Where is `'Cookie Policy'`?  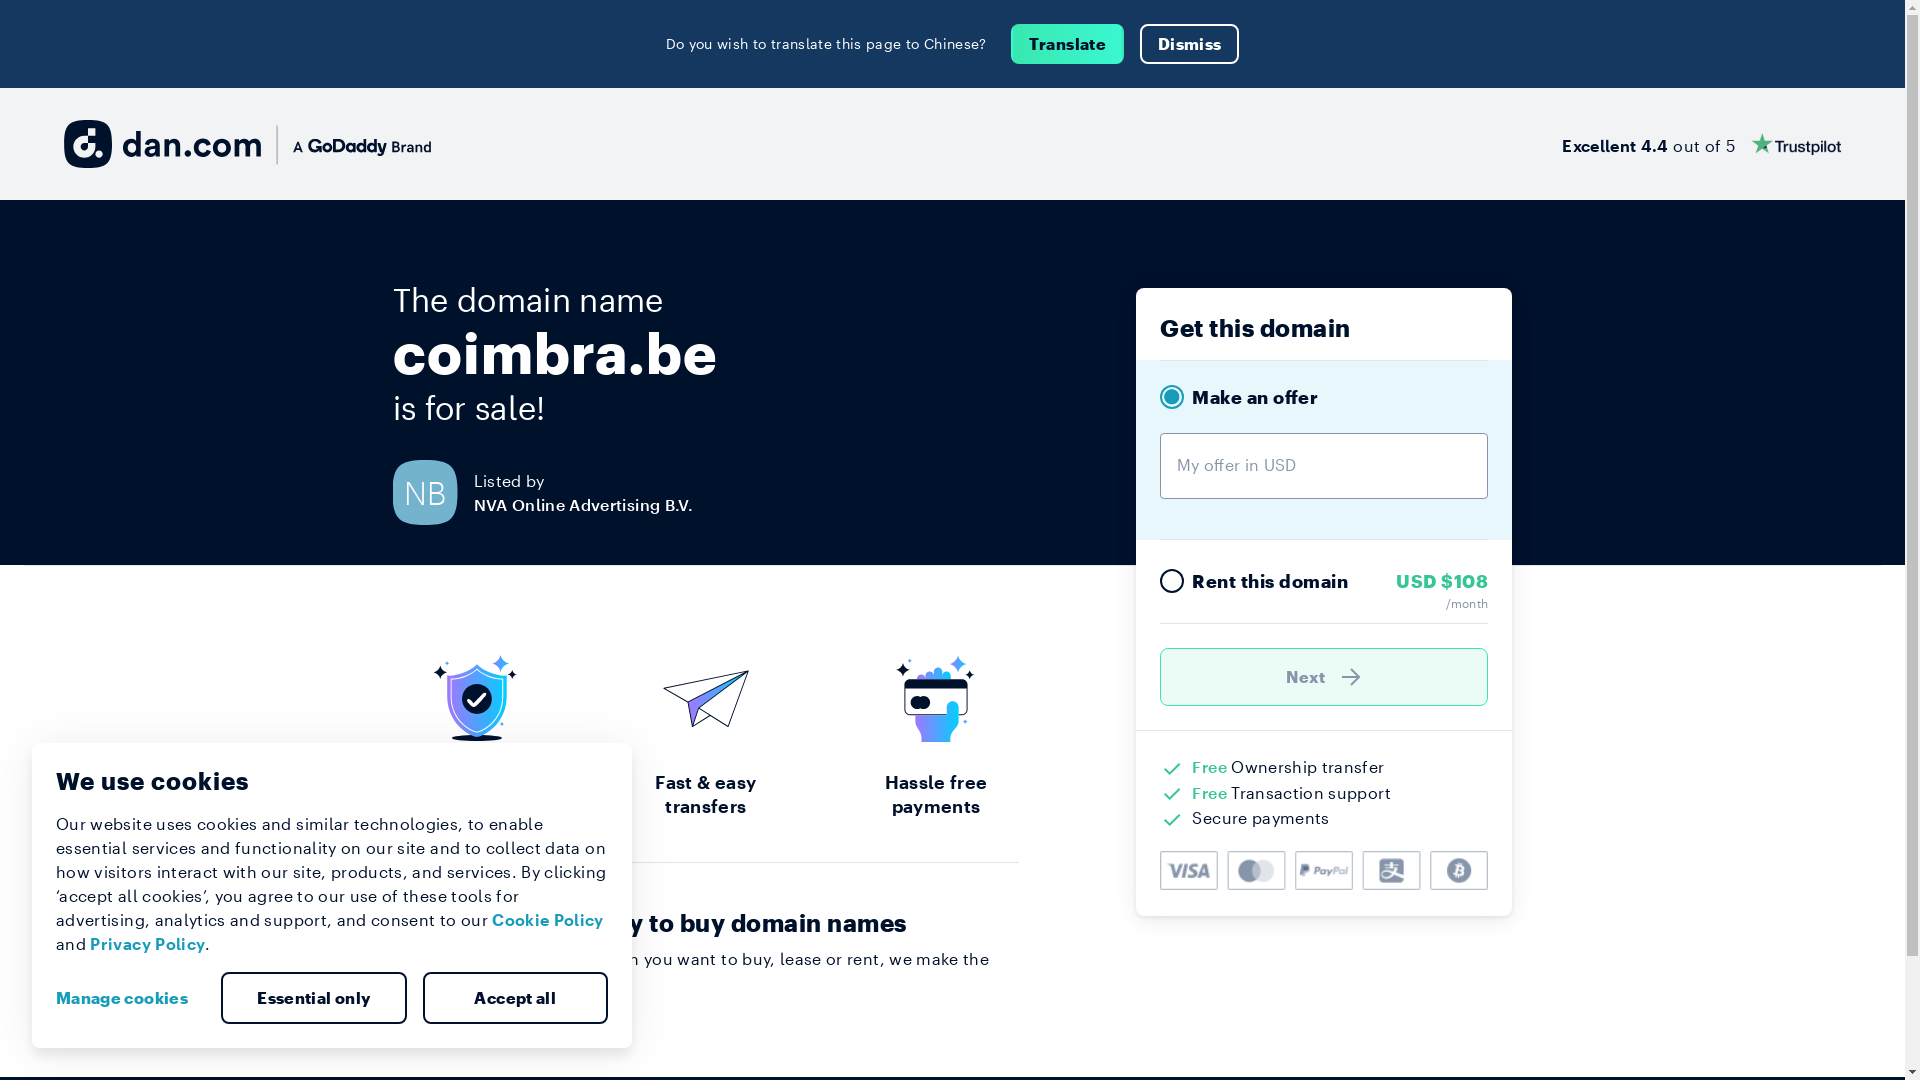 'Cookie Policy' is located at coordinates (547, 919).